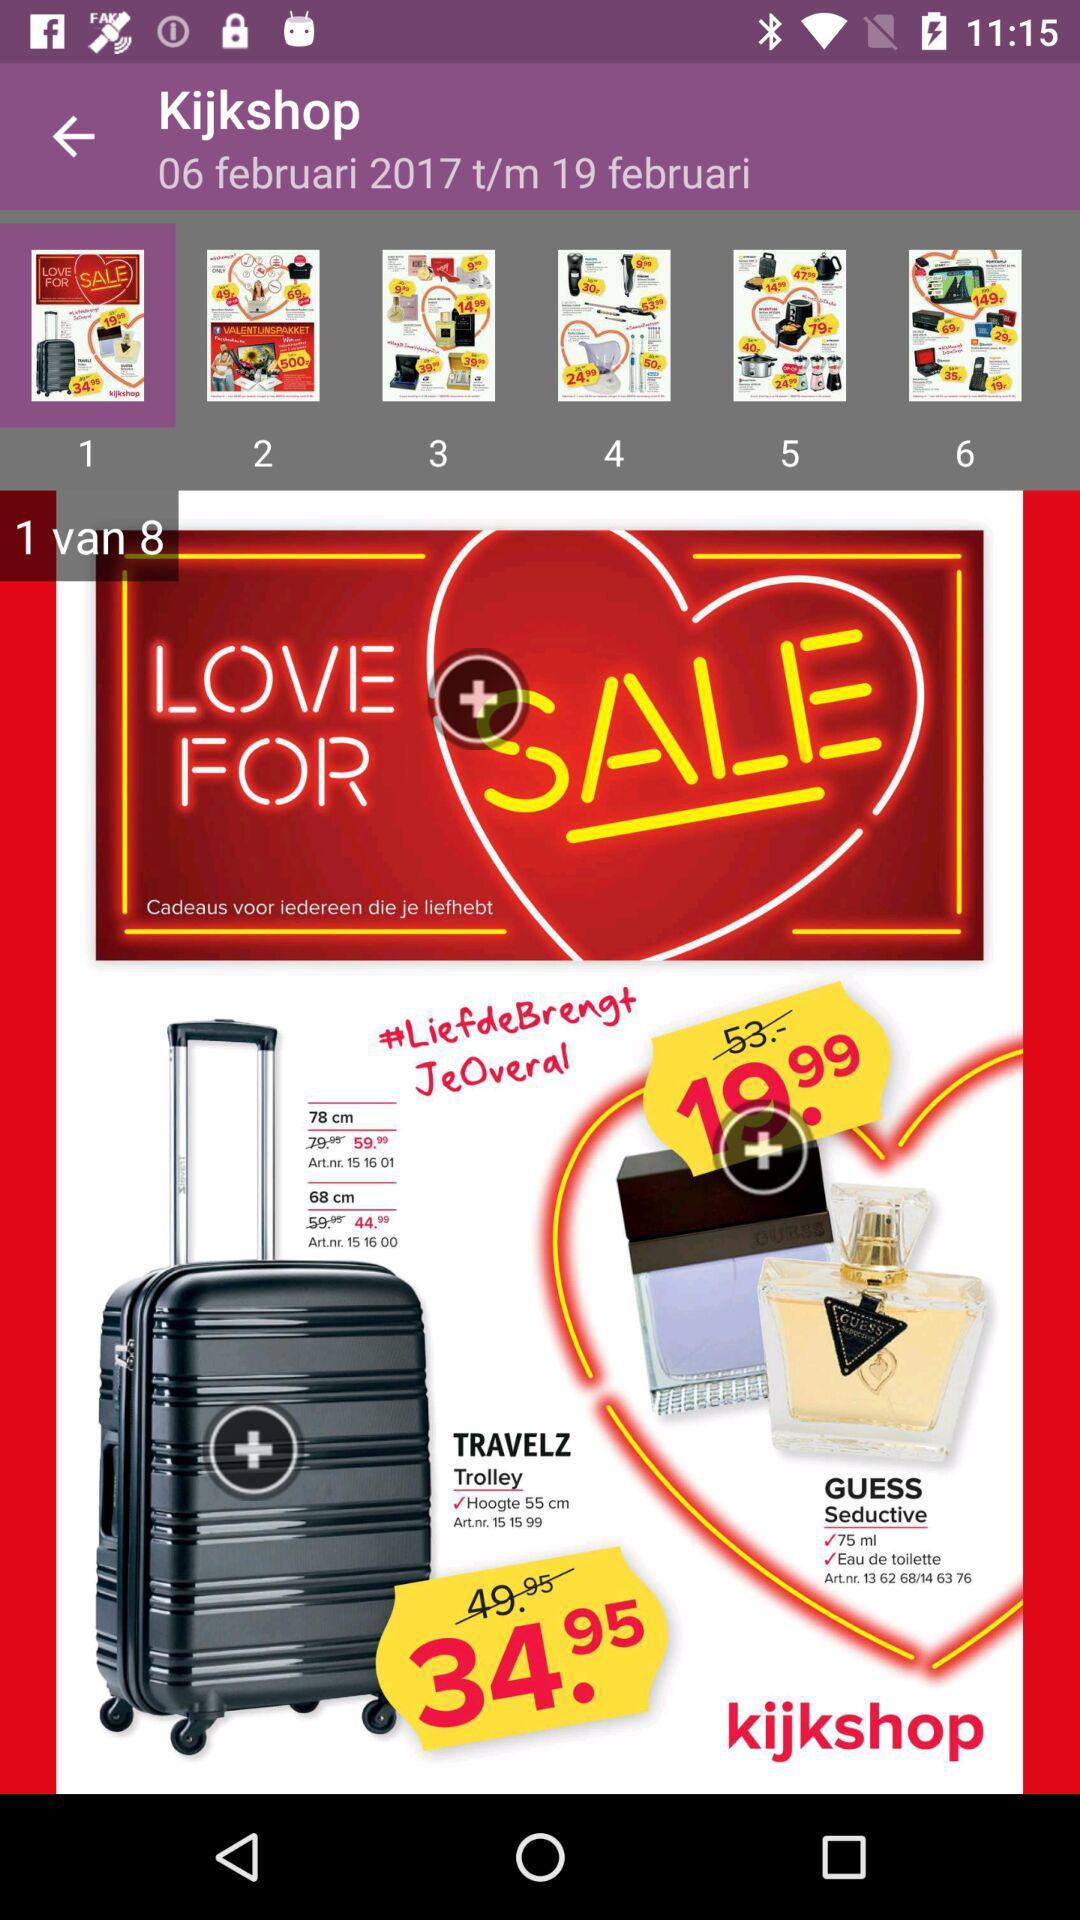 The height and width of the screenshot is (1920, 1080). Describe the element at coordinates (262, 325) in the screenshot. I see `the book icon` at that location.